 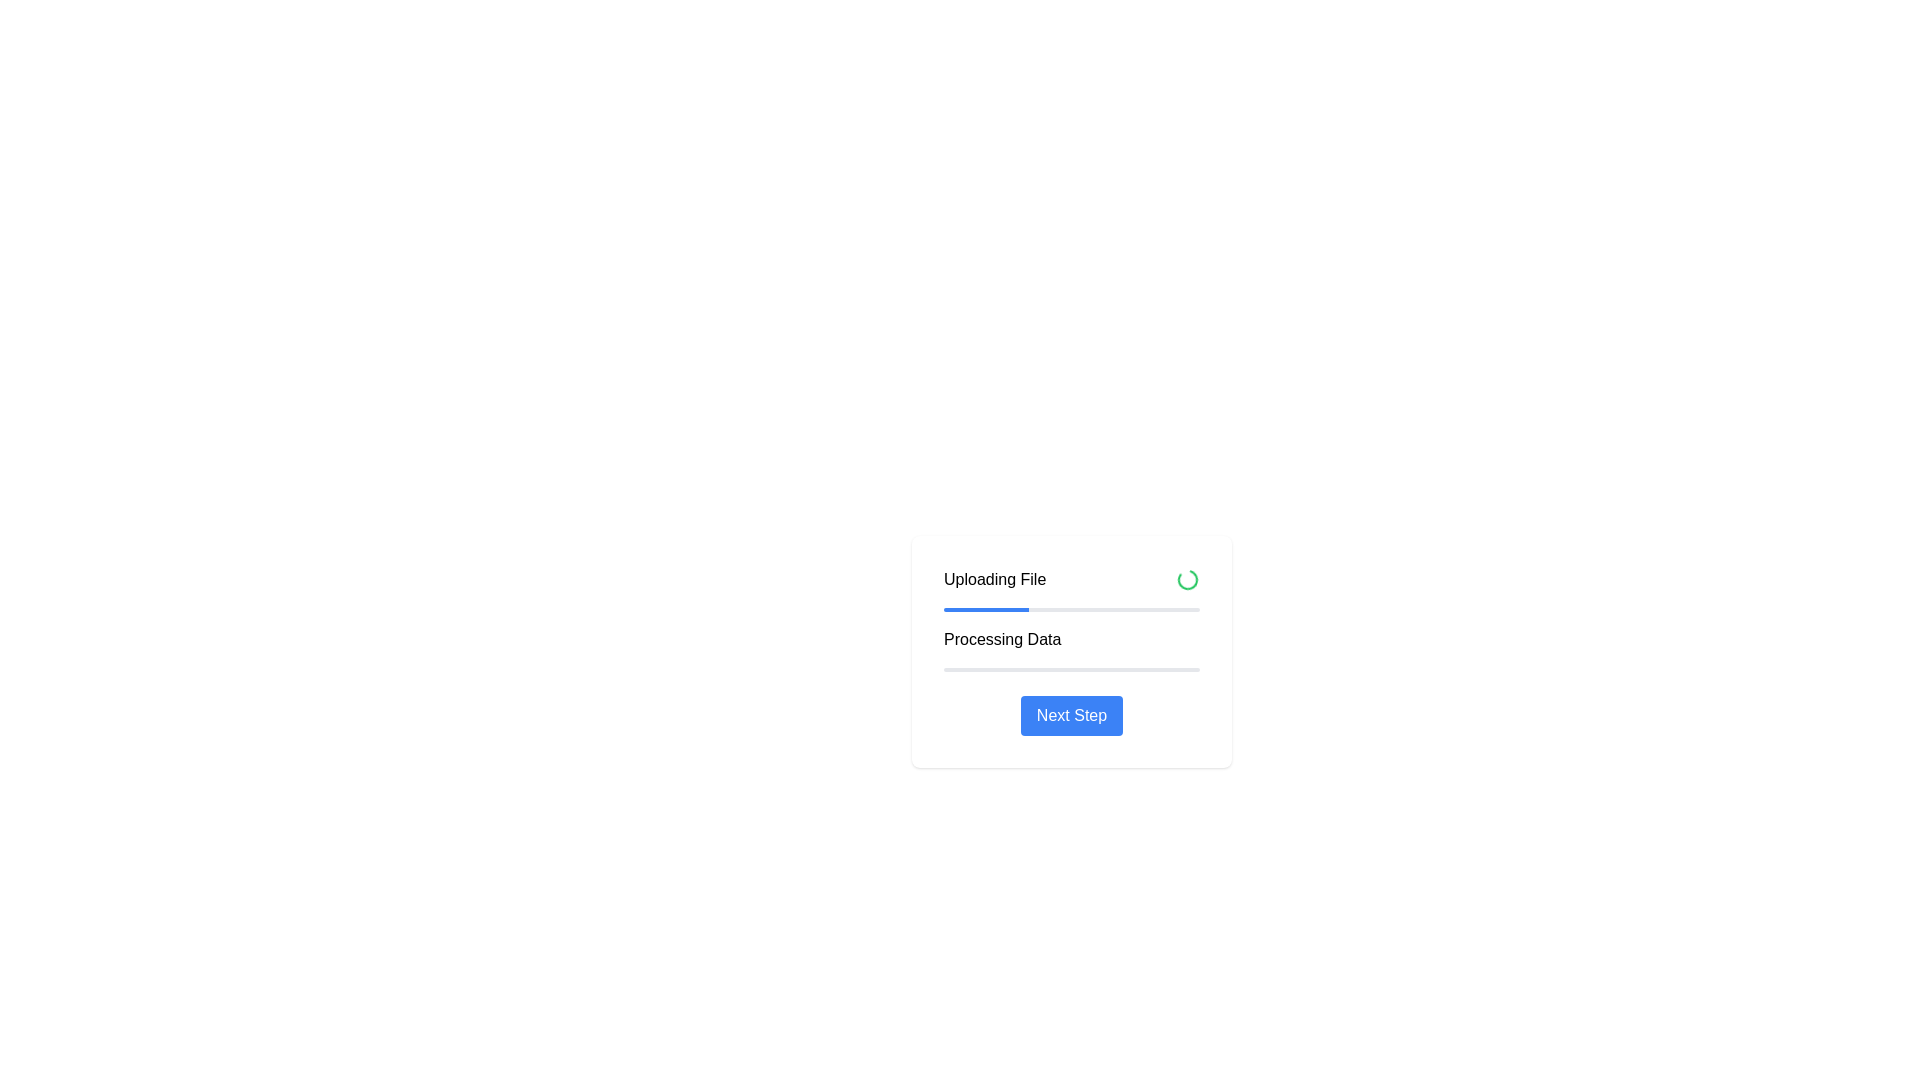 What do you see at coordinates (943, 608) in the screenshot?
I see `the progress bar` at bounding box center [943, 608].